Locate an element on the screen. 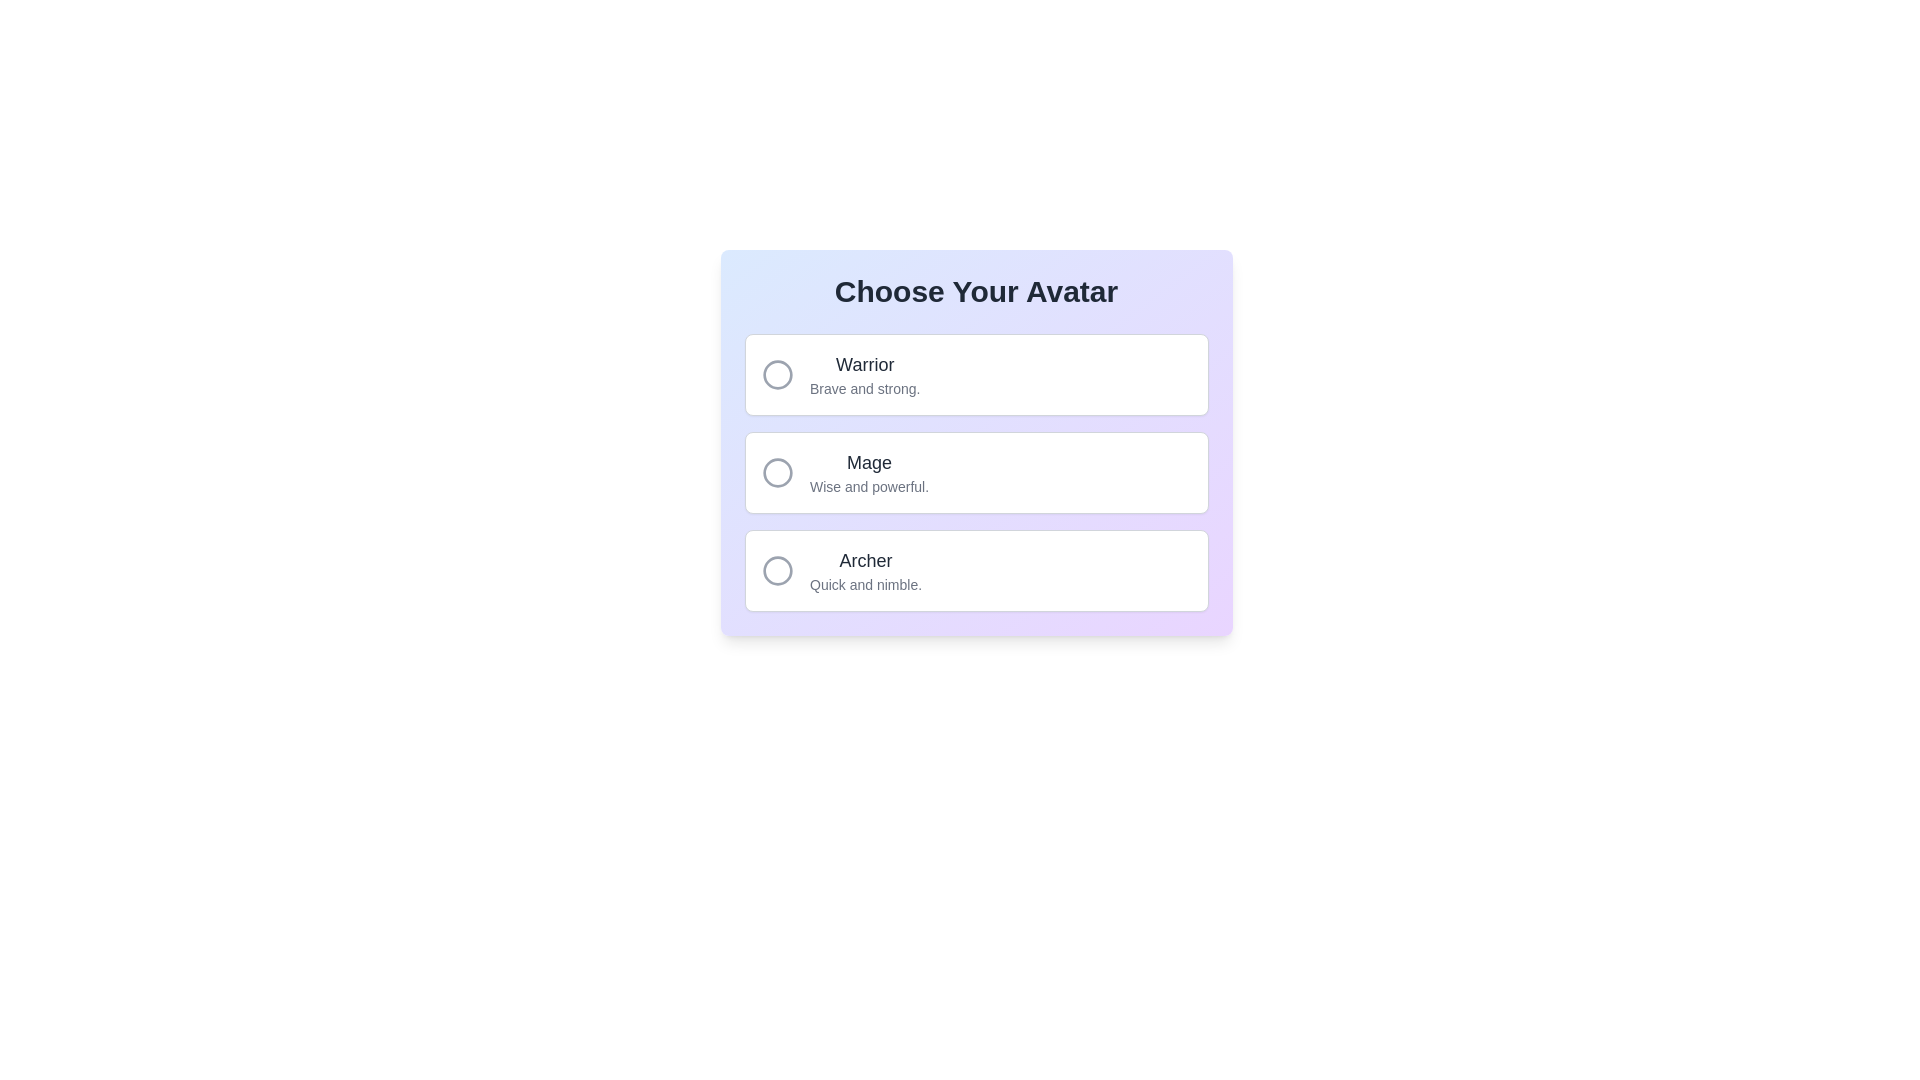 This screenshot has height=1080, width=1920. the 'Mage' character type selectable card located in the second position of a vertically stacked list of three cards is located at coordinates (976, 473).